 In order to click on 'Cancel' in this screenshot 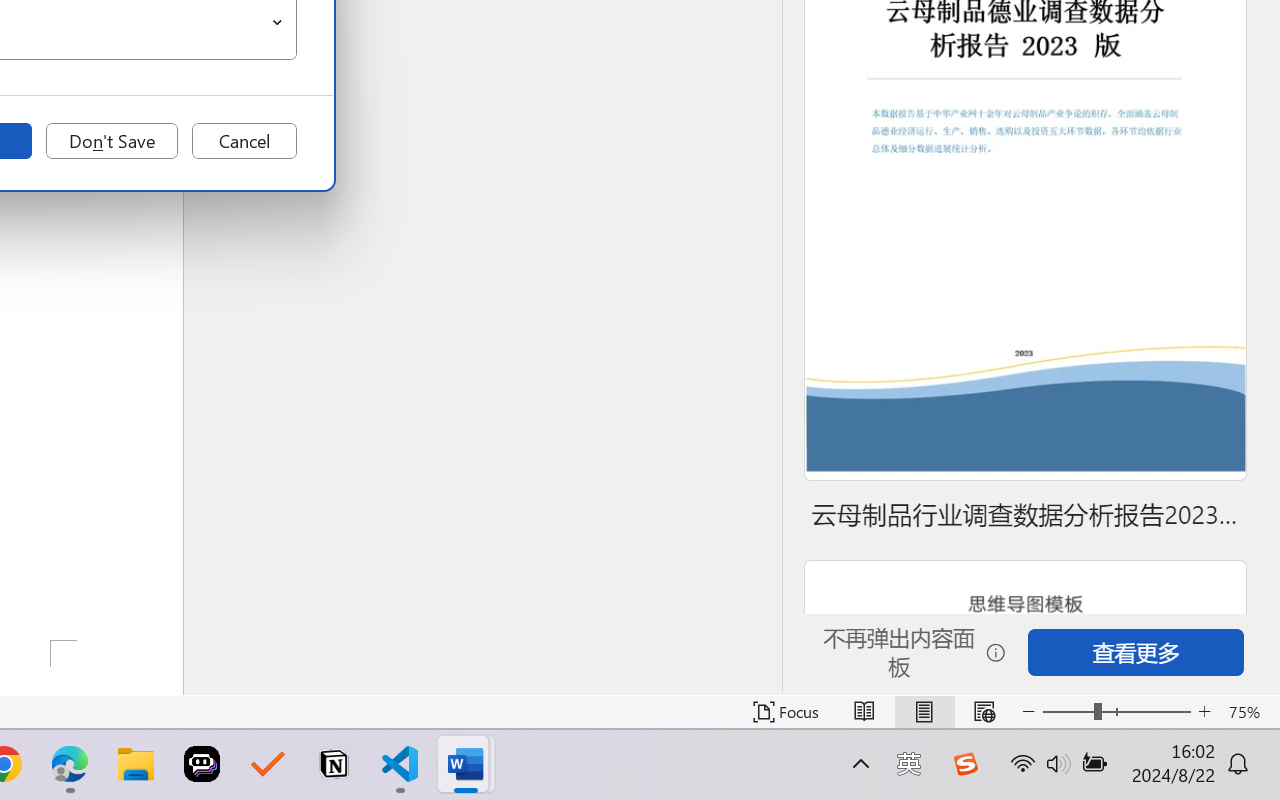, I will do `click(243, 141)`.